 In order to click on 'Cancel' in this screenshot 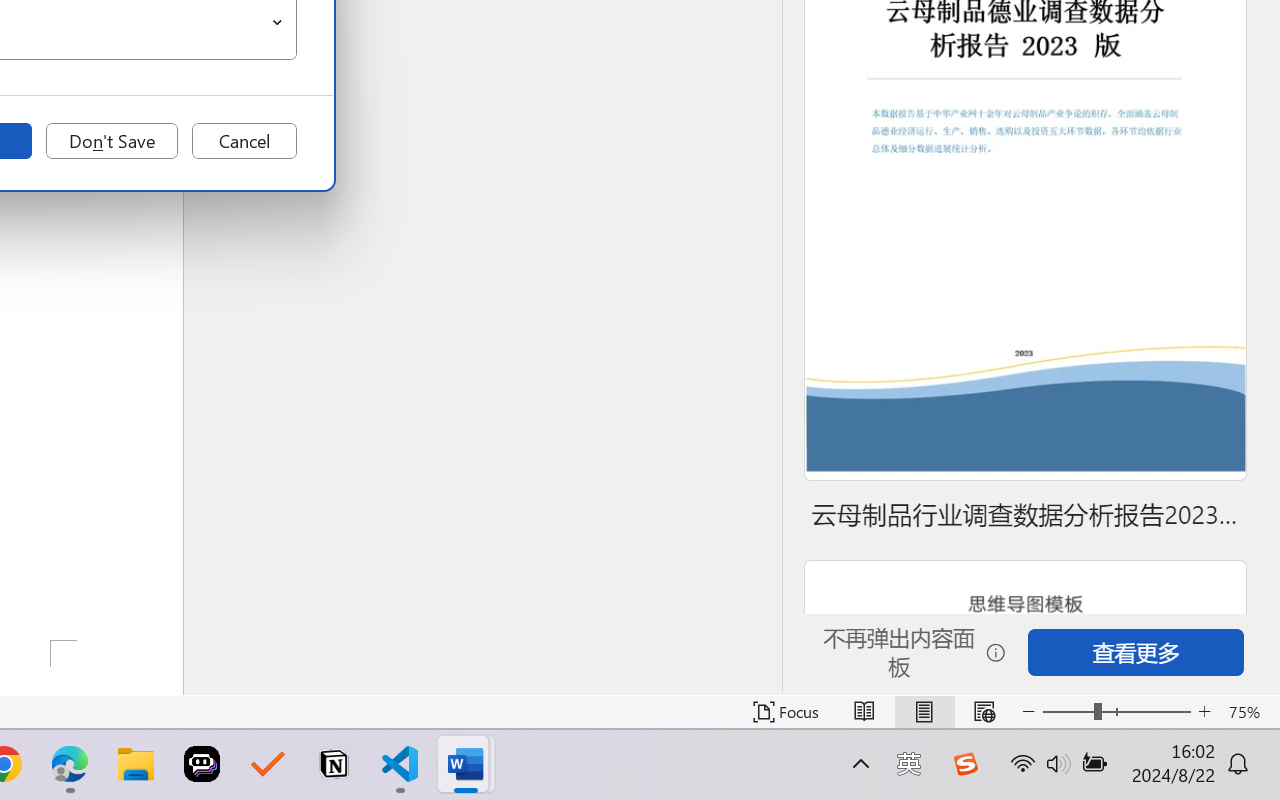, I will do `click(243, 141)`.